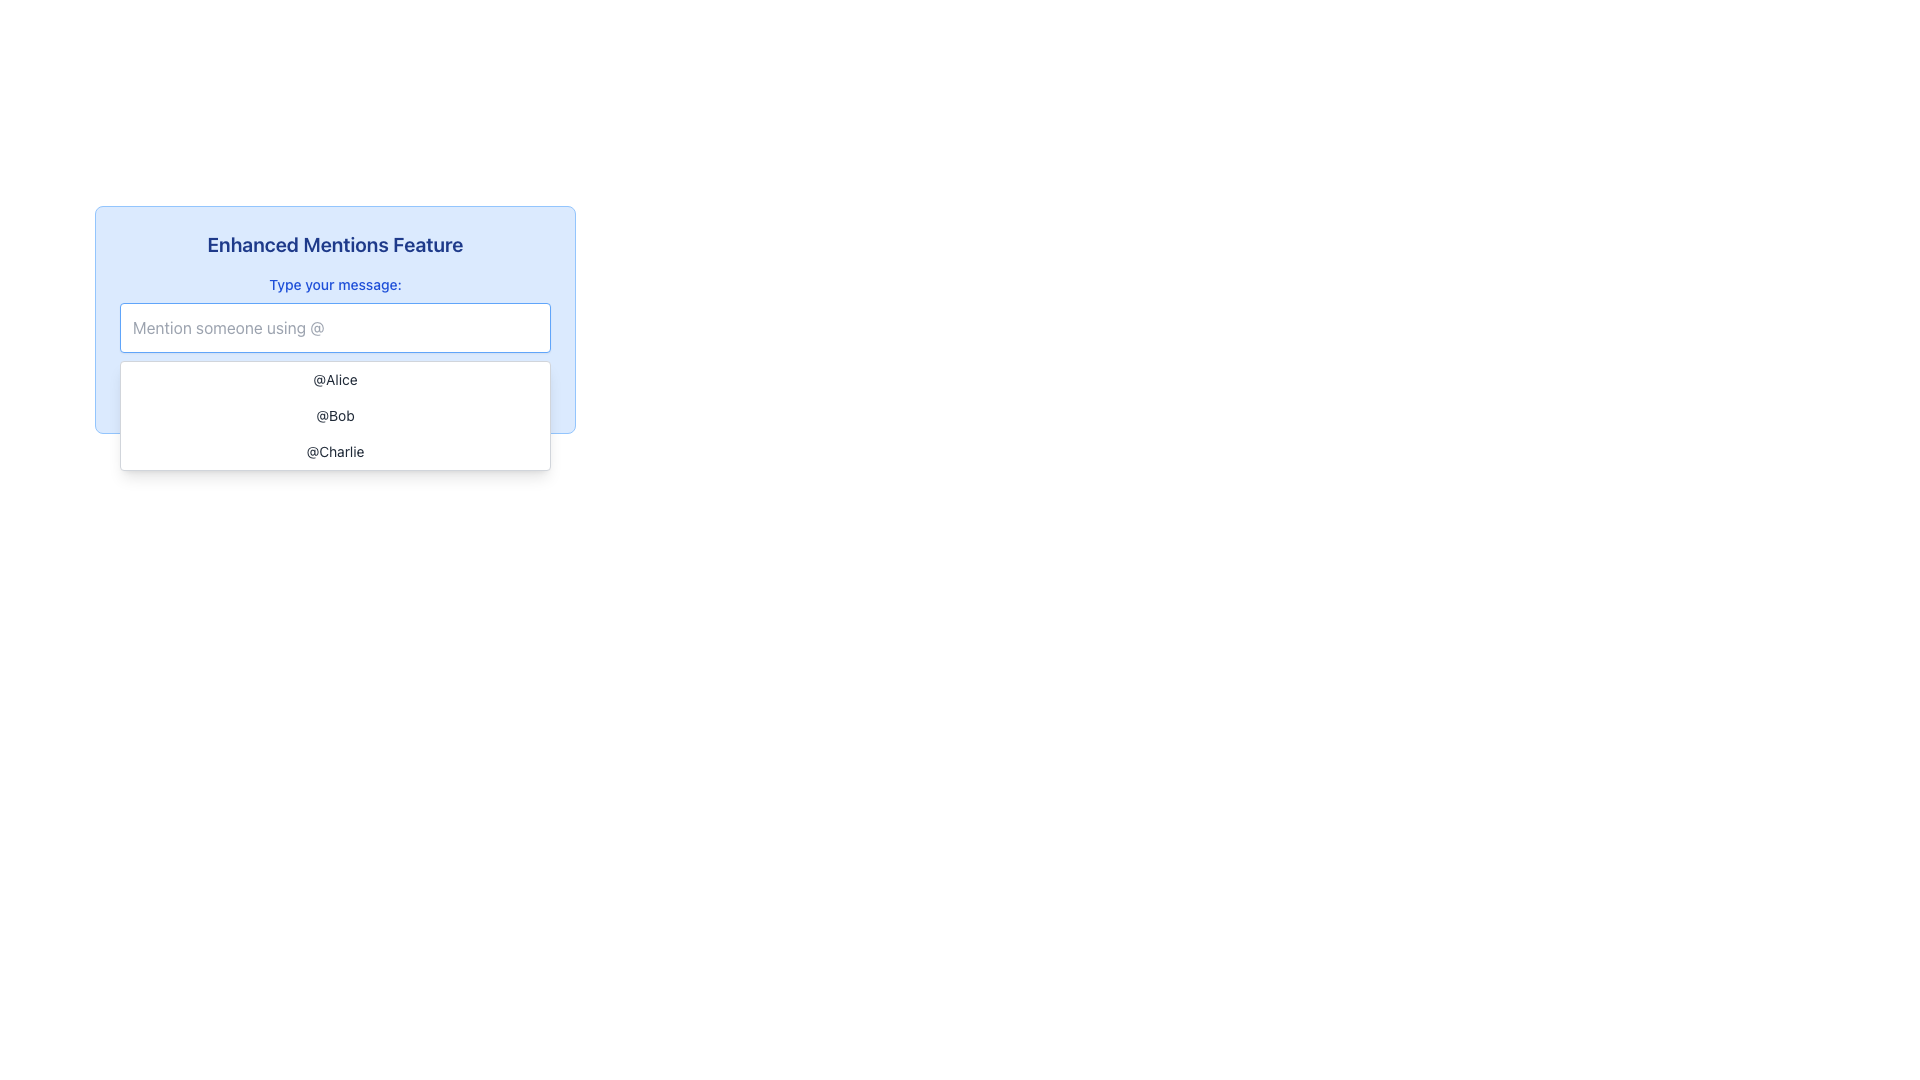 This screenshot has width=1920, height=1080. What do you see at coordinates (335, 415) in the screenshot?
I see `to select the suggestion '@Bob' from the dropdown suggestion list displayed below the input field labeled 'Mention someone using @'` at bounding box center [335, 415].